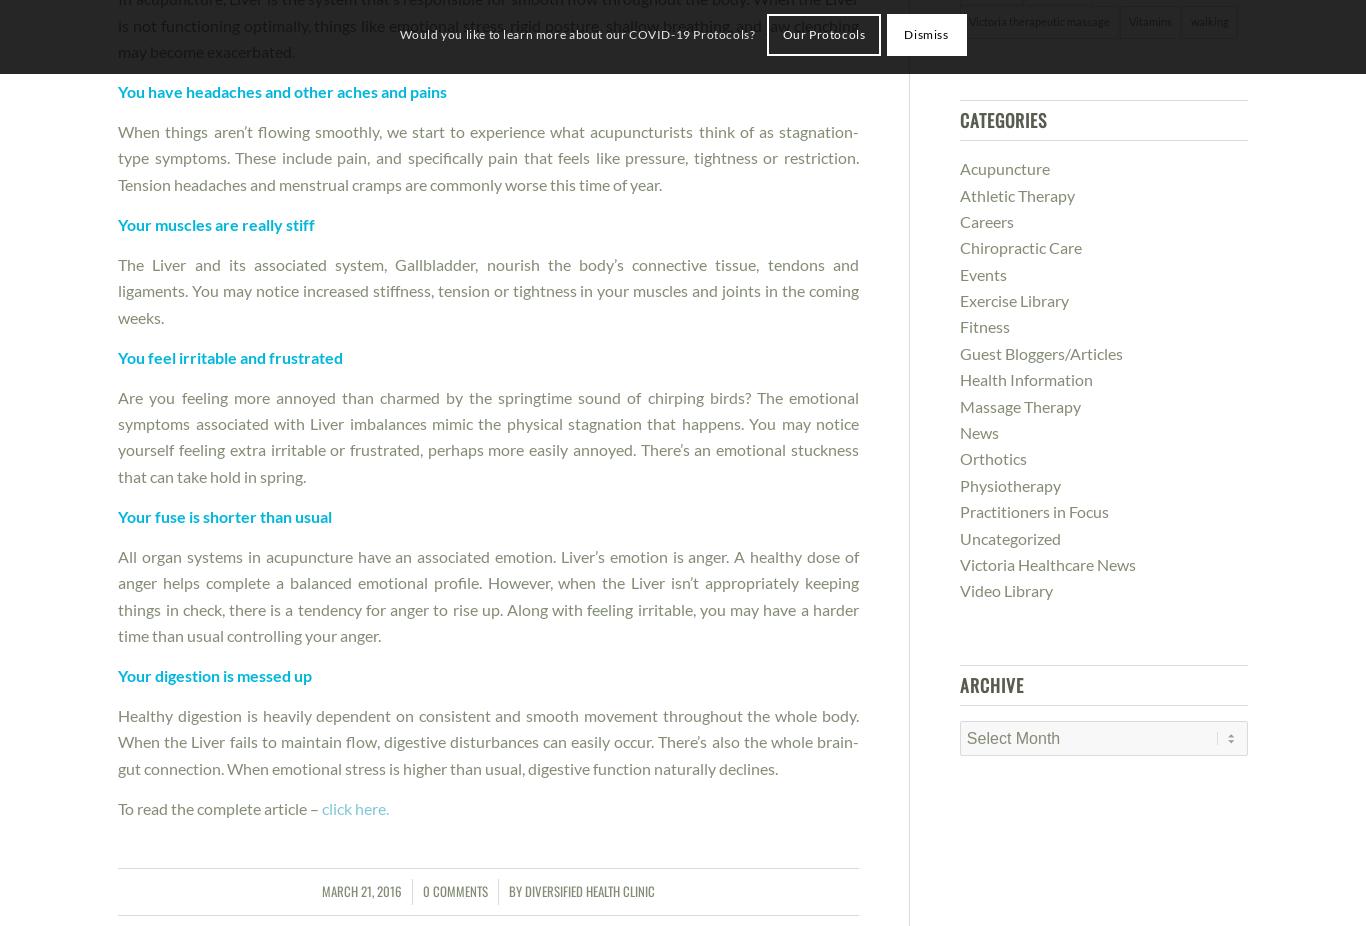 This screenshot has height=926, width=1366. Describe the element at coordinates (487, 156) in the screenshot. I see `'When things aren’t flowing smoothly, we start to experience what acupuncturists think of as stagnation-type symptoms. These include pain, and specifically pain that feels like pressure, tightness or restriction. Tension headaches and menstrual cramps are commonly worse this time of year.'` at that location.